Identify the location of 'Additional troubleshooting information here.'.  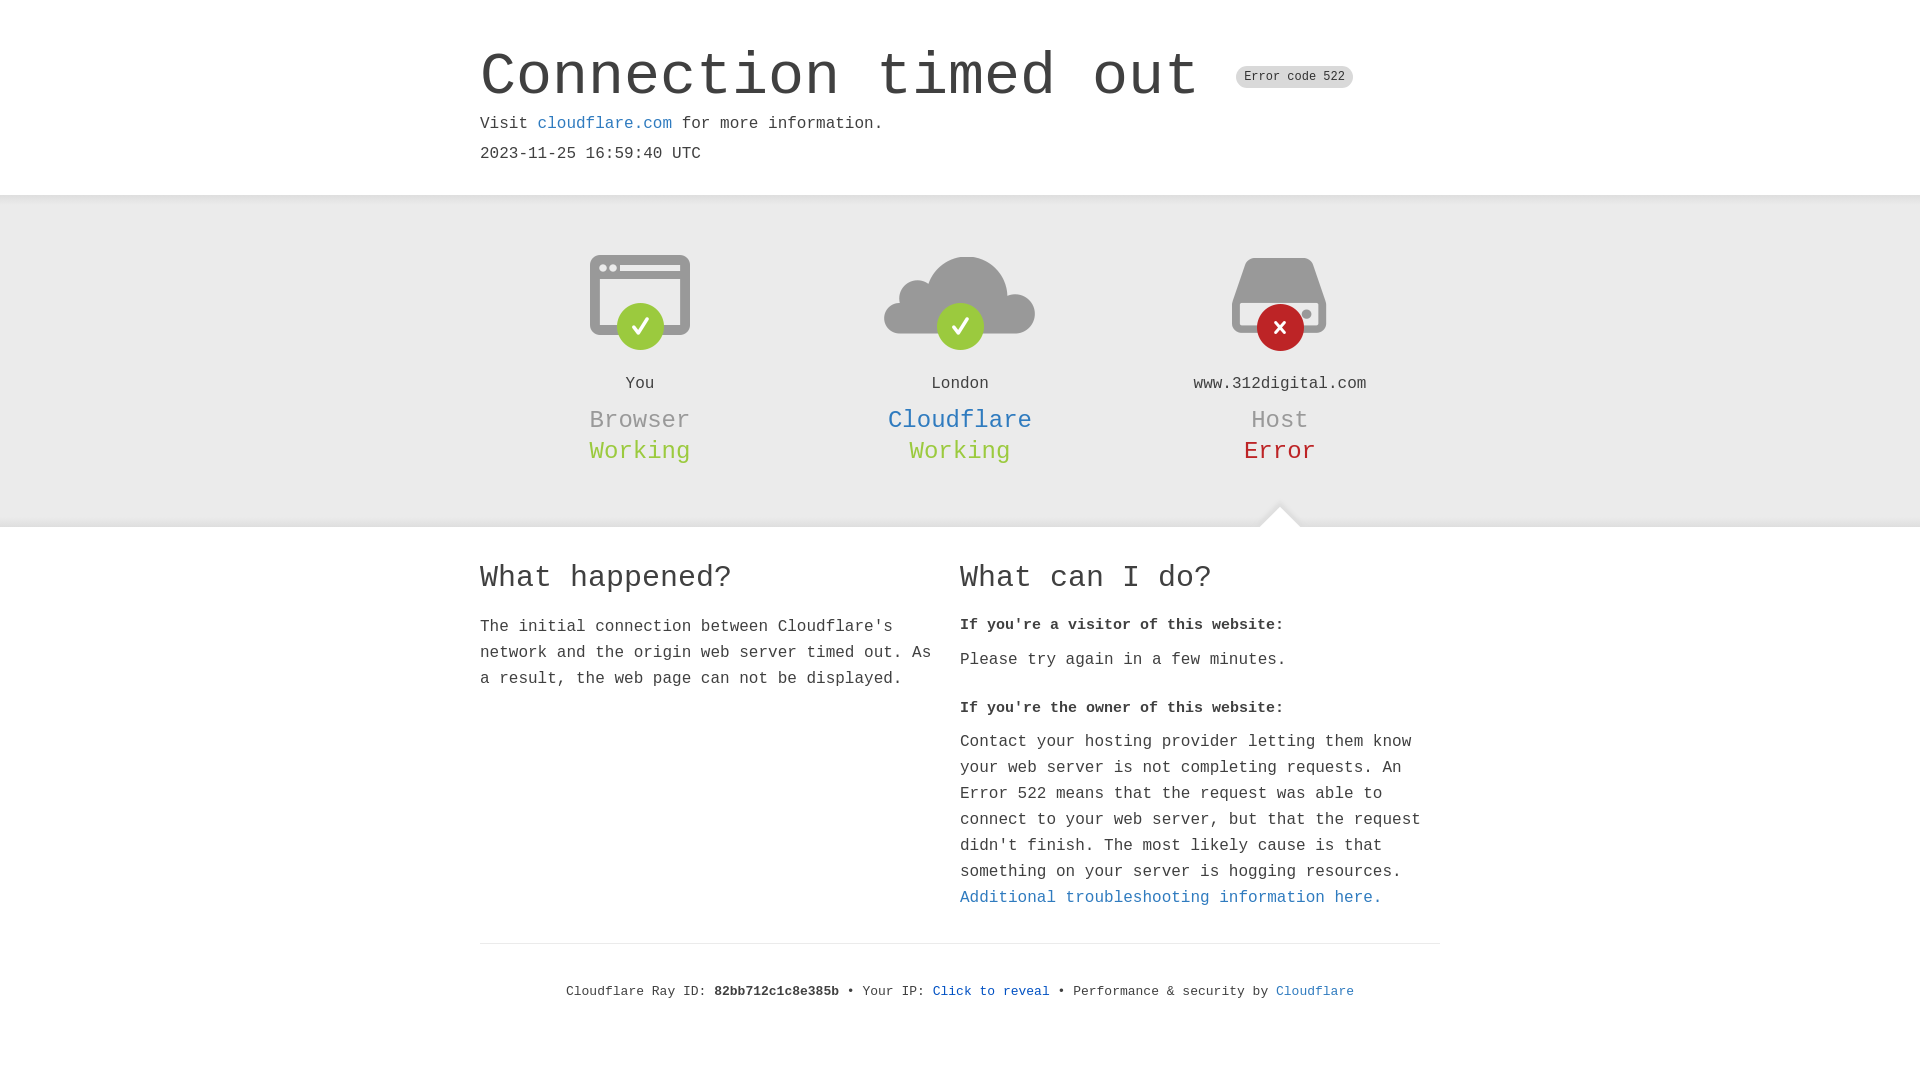
(1171, 897).